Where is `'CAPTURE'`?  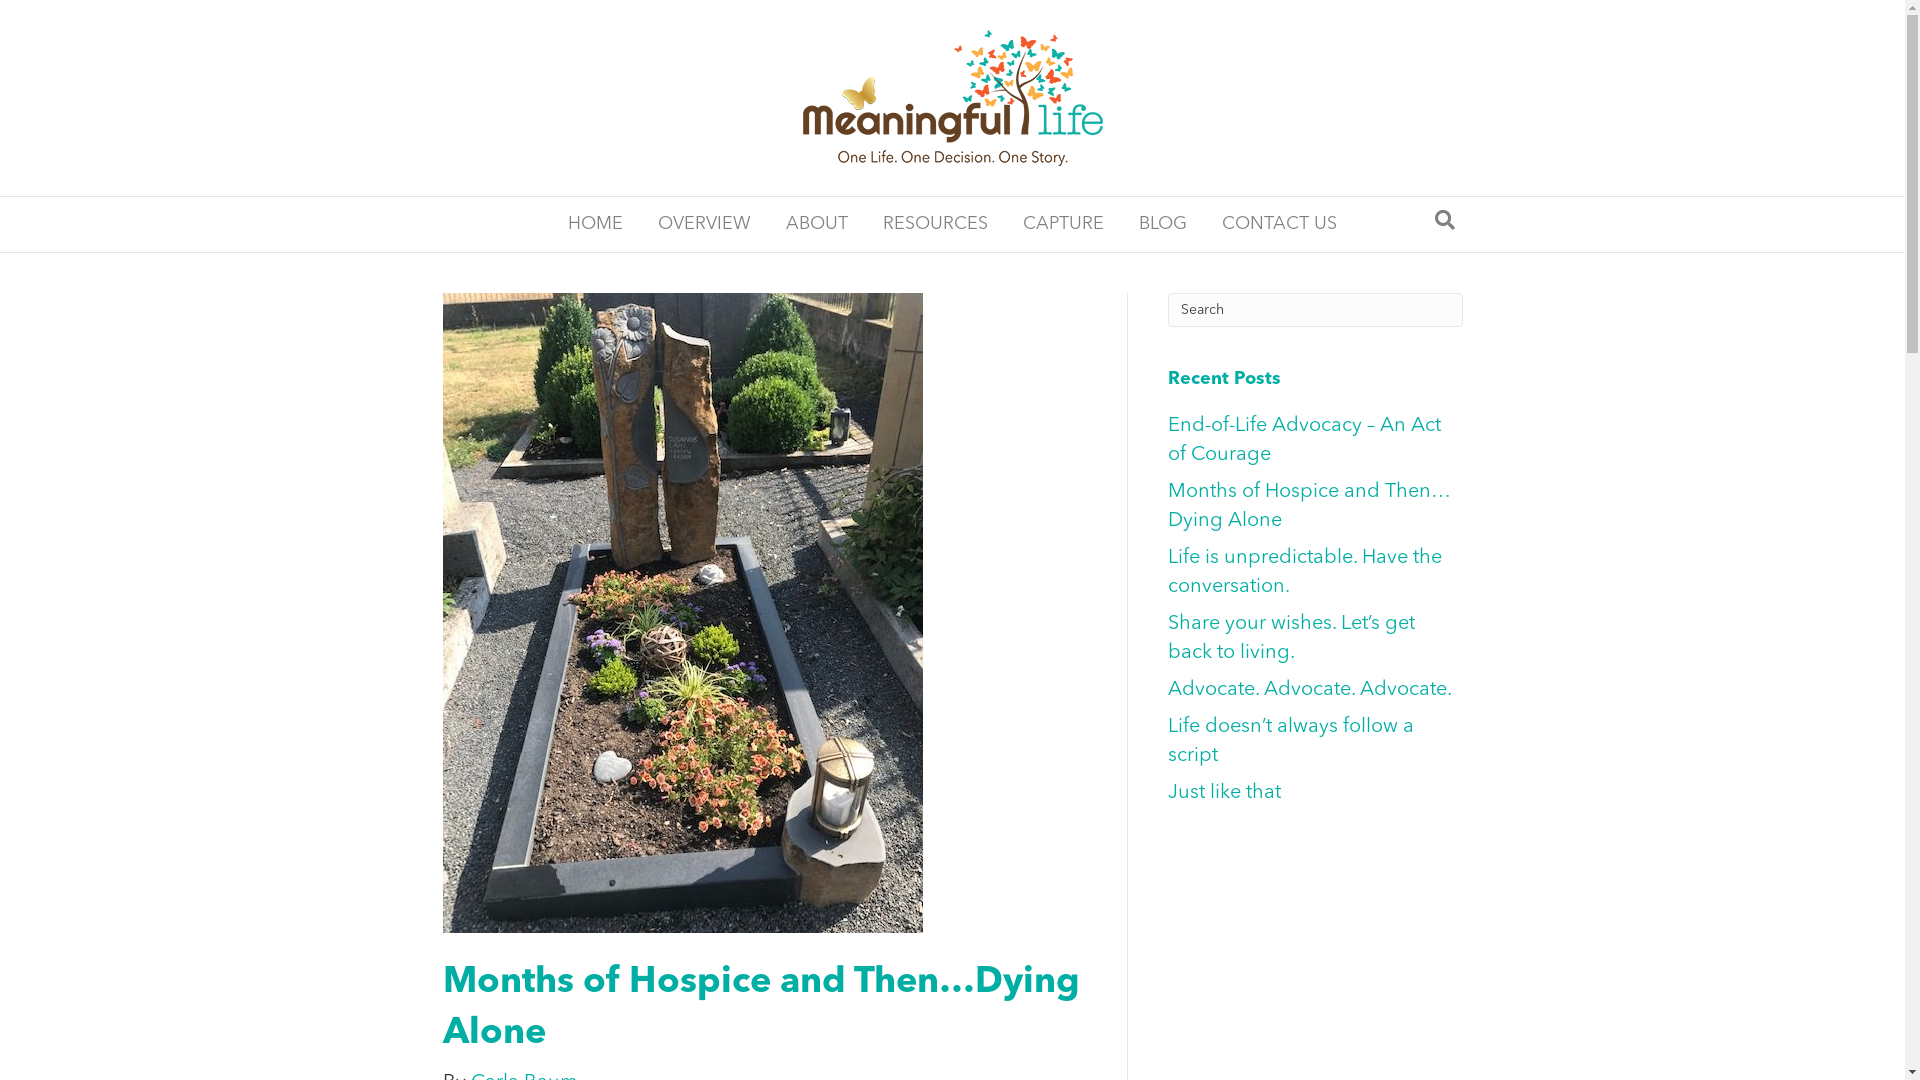
'CAPTURE' is located at coordinates (1062, 224).